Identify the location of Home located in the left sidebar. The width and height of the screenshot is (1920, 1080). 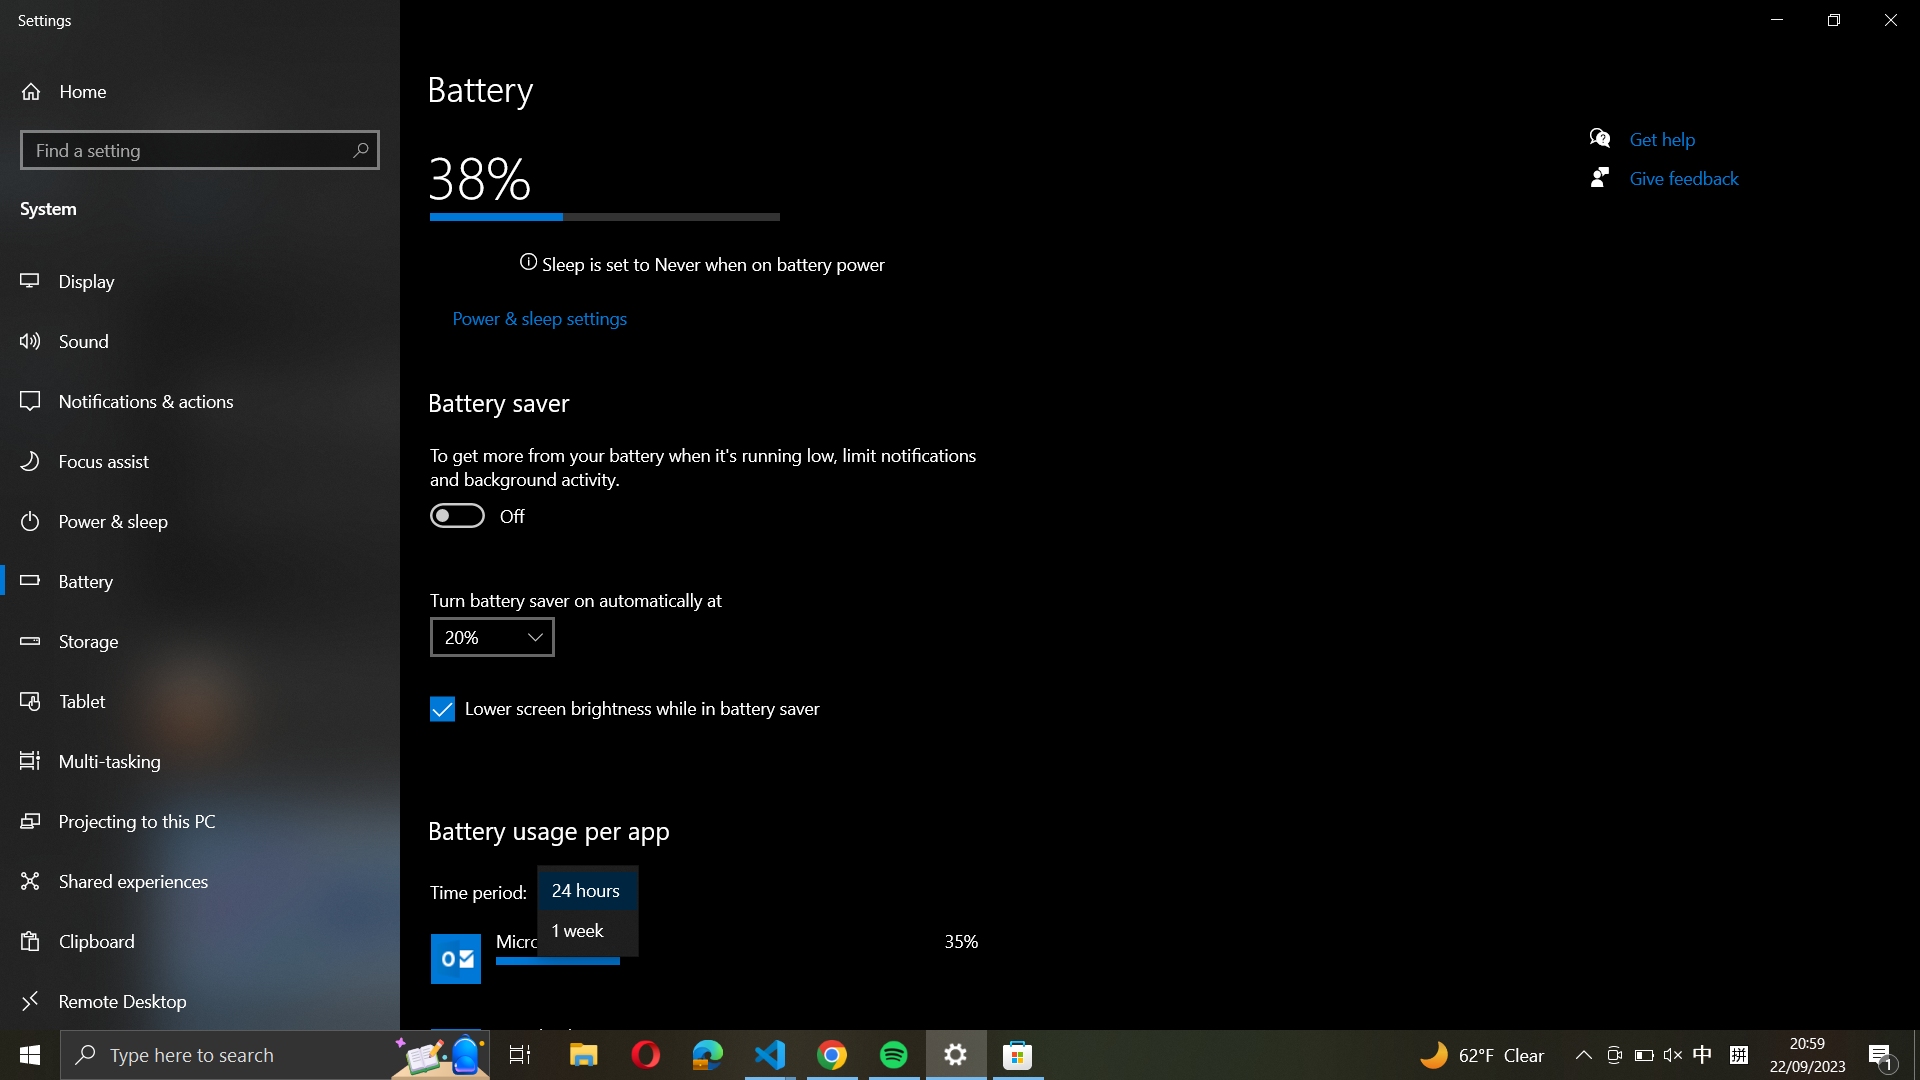
(96, 91).